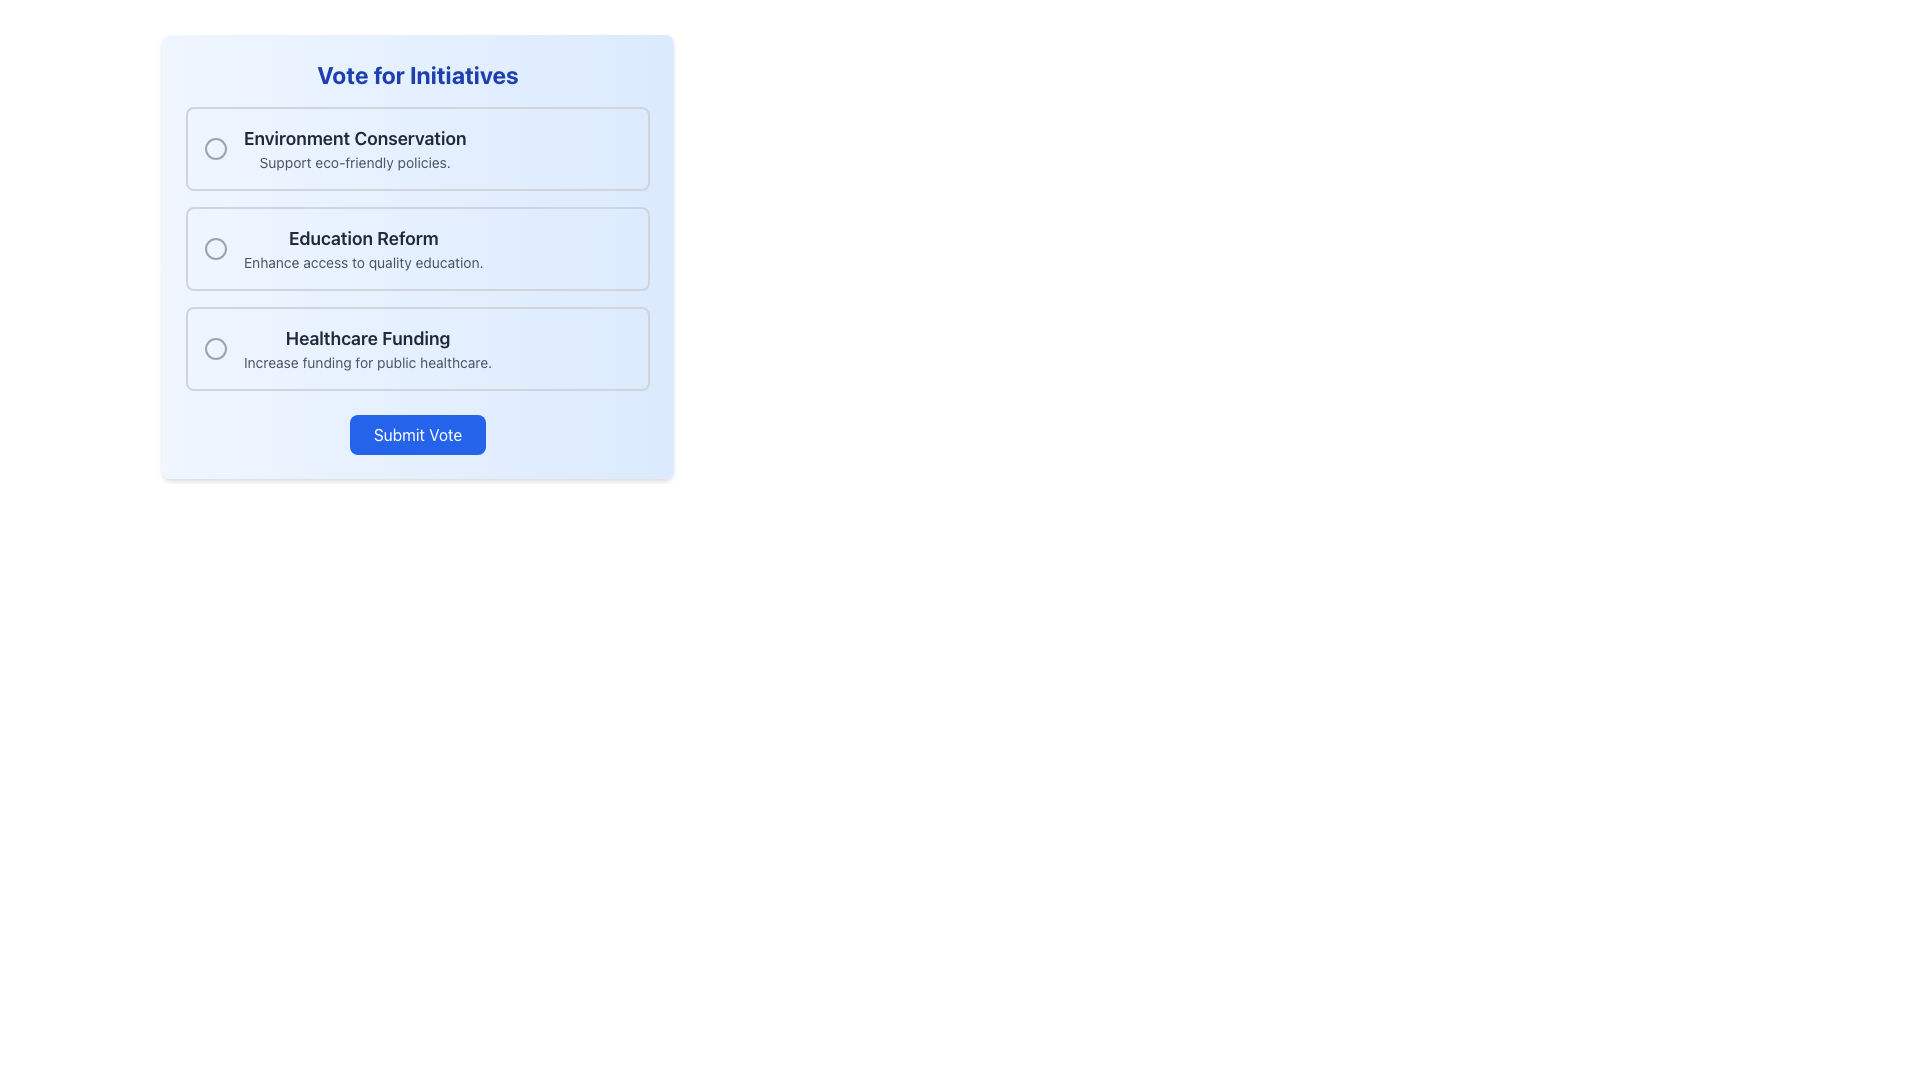 The image size is (1920, 1080). What do you see at coordinates (416, 256) in the screenshot?
I see `one of the options in the central voting group, which is a large rounded rectangular component with gradient styling` at bounding box center [416, 256].